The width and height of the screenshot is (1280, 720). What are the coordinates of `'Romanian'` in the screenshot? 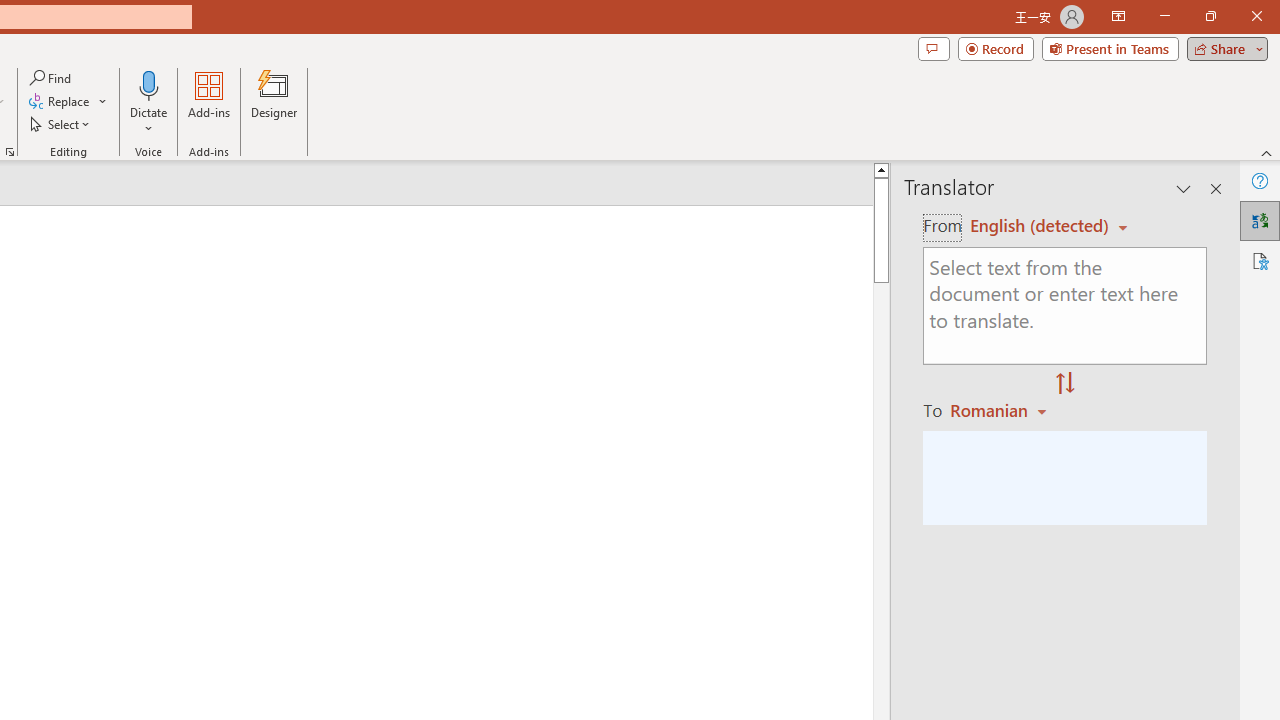 It's located at (1001, 409).